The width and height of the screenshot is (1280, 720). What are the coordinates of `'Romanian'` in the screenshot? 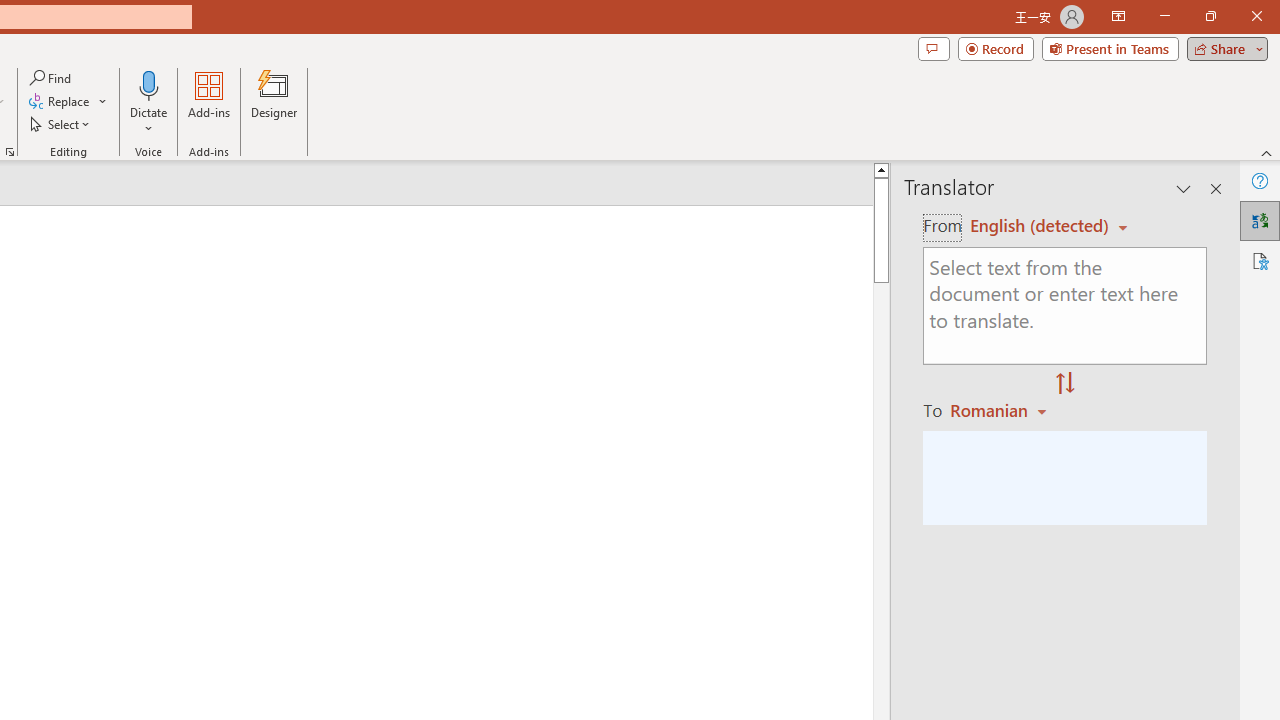 It's located at (1001, 409).